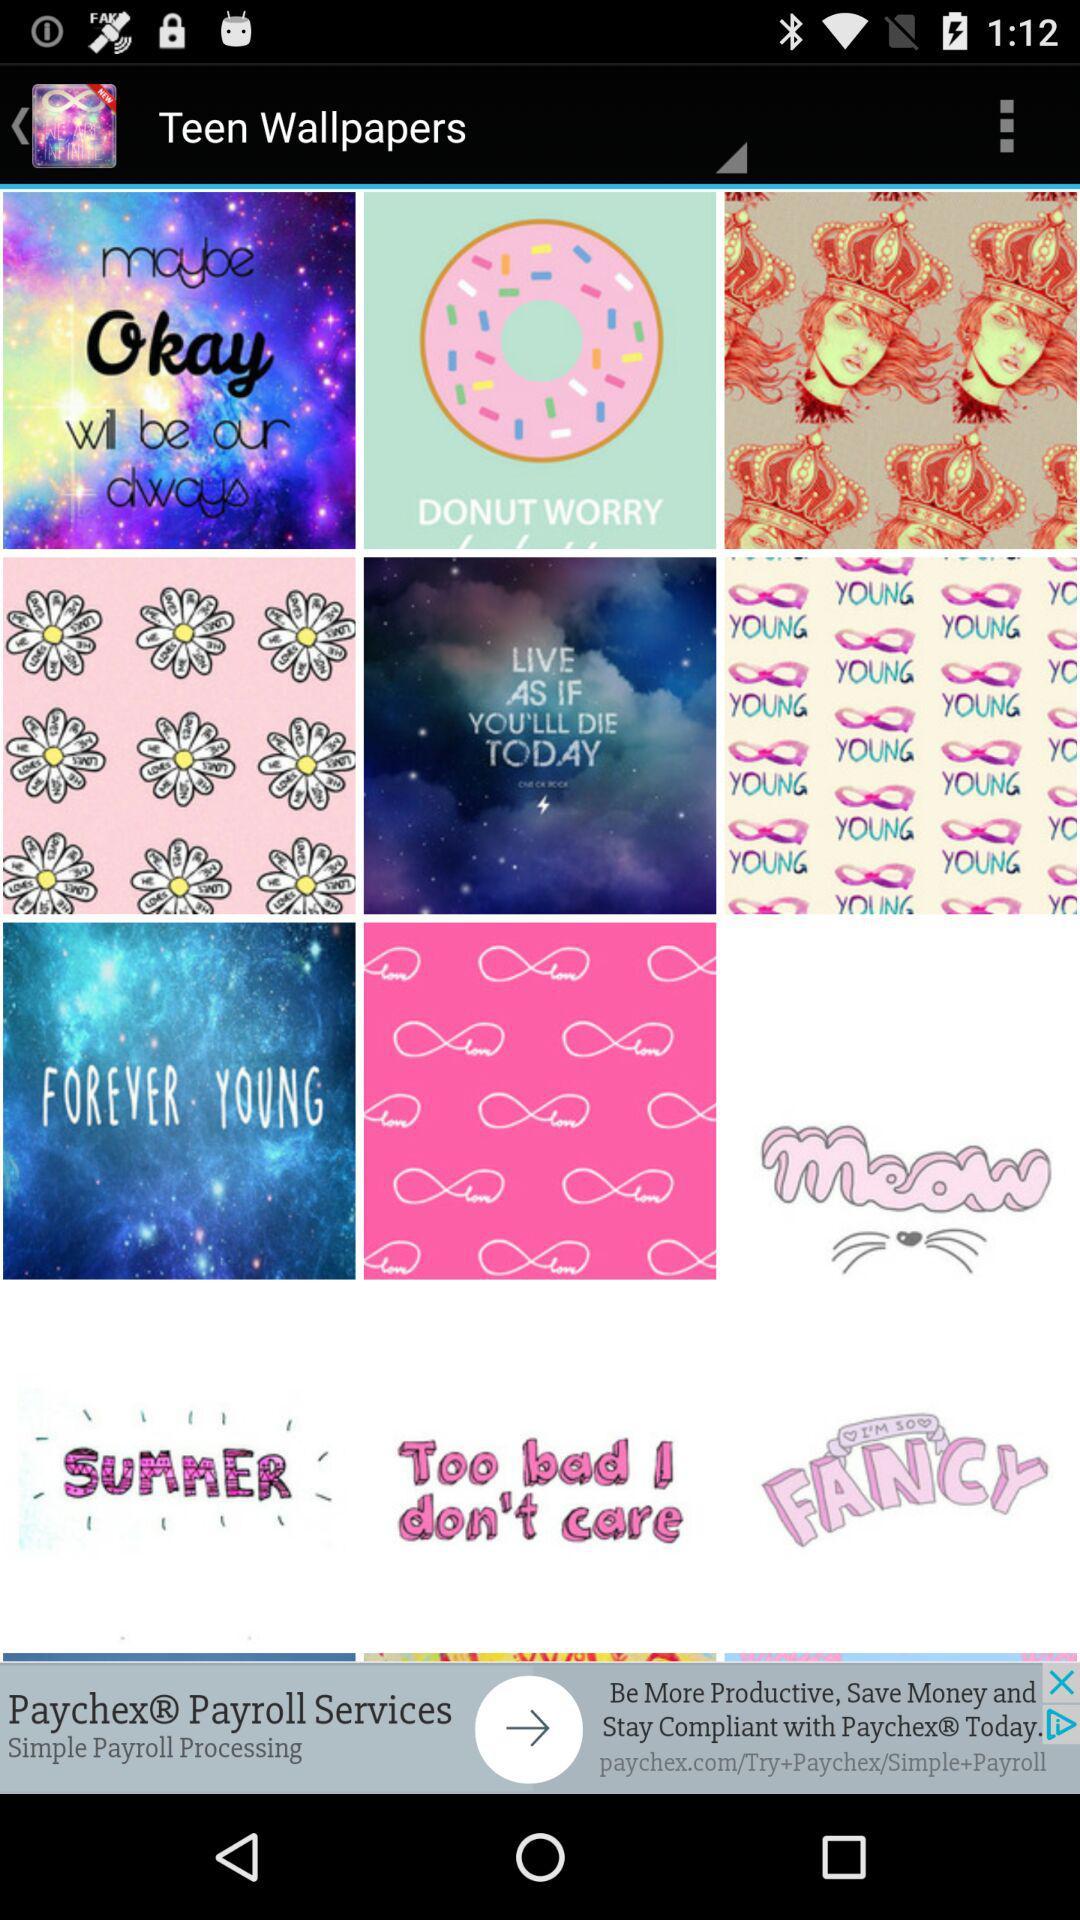 Image resolution: width=1080 pixels, height=1920 pixels. What do you see at coordinates (1006, 124) in the screenshot?
I see `the button which is at the top right corner of the page` at bounding box center [1006, 124].